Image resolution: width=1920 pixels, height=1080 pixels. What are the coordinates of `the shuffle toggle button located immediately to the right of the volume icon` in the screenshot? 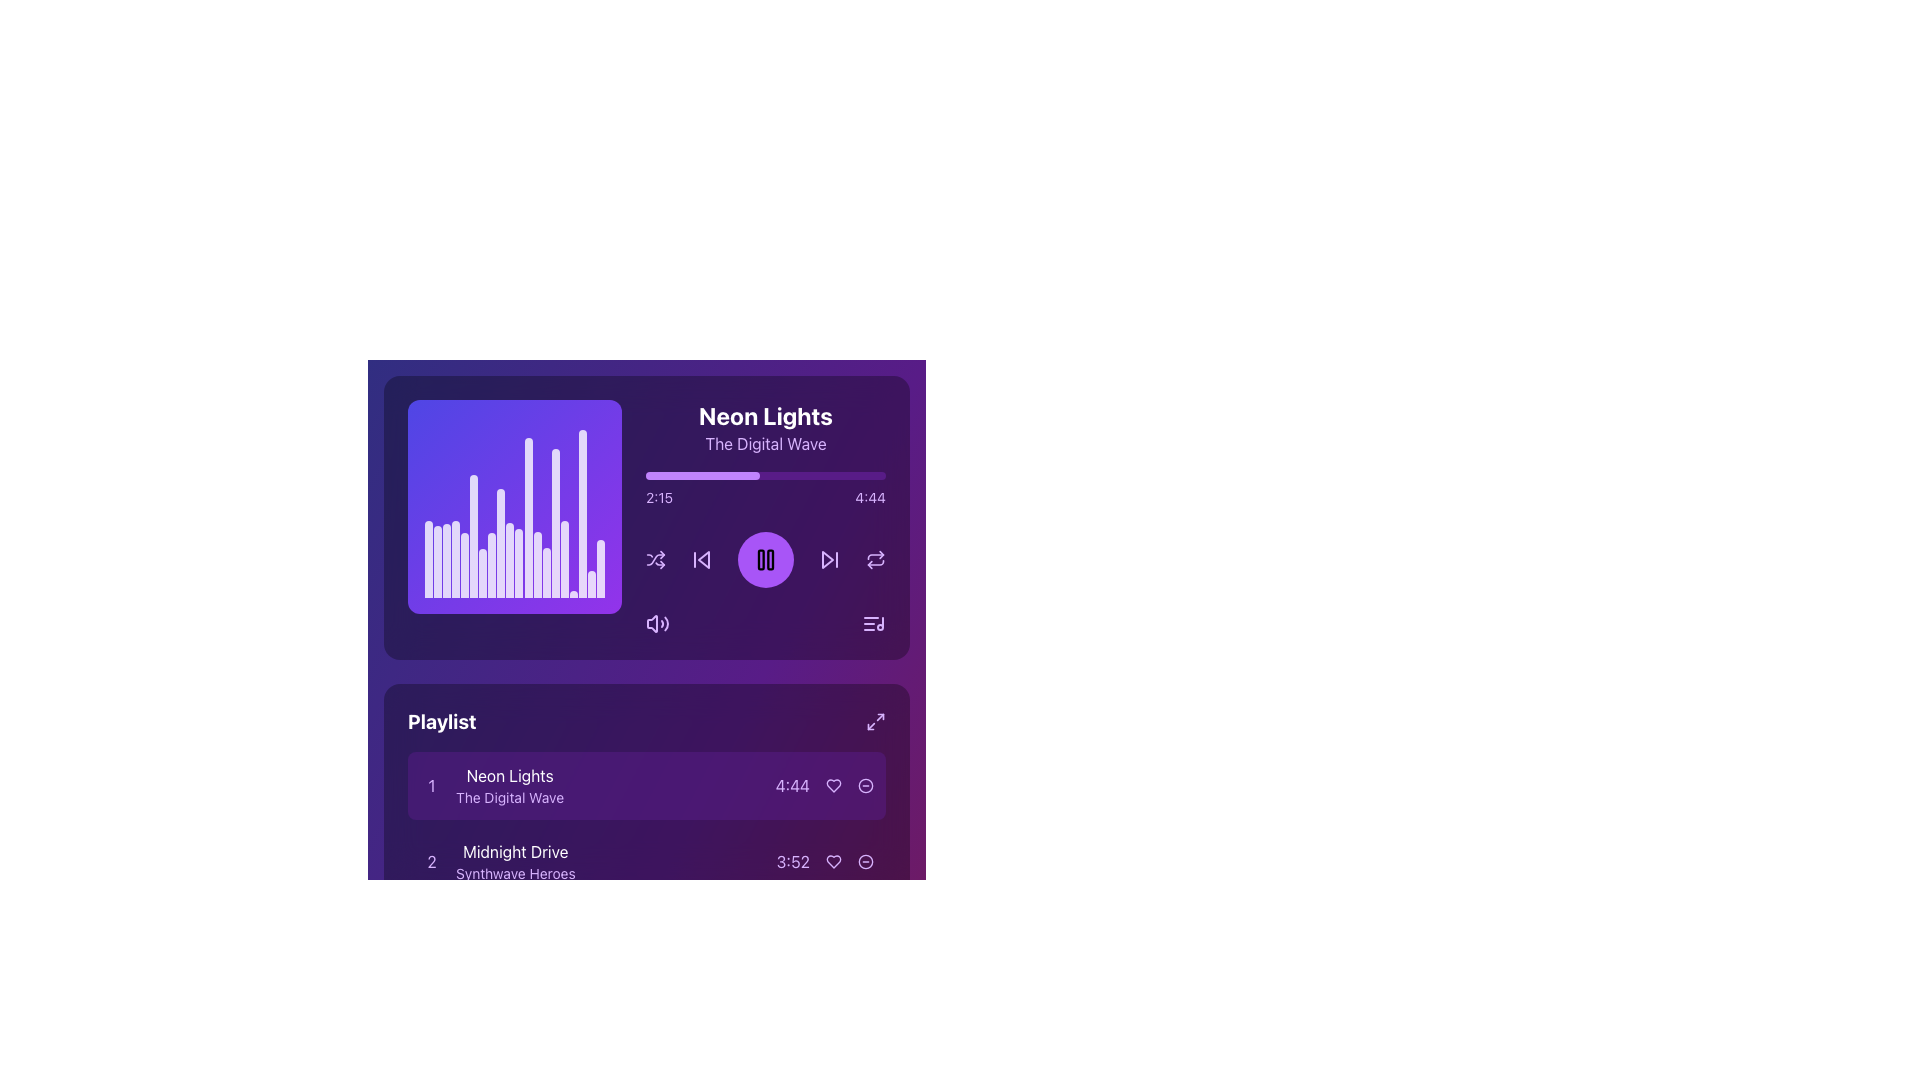 It's located at (656, 559).